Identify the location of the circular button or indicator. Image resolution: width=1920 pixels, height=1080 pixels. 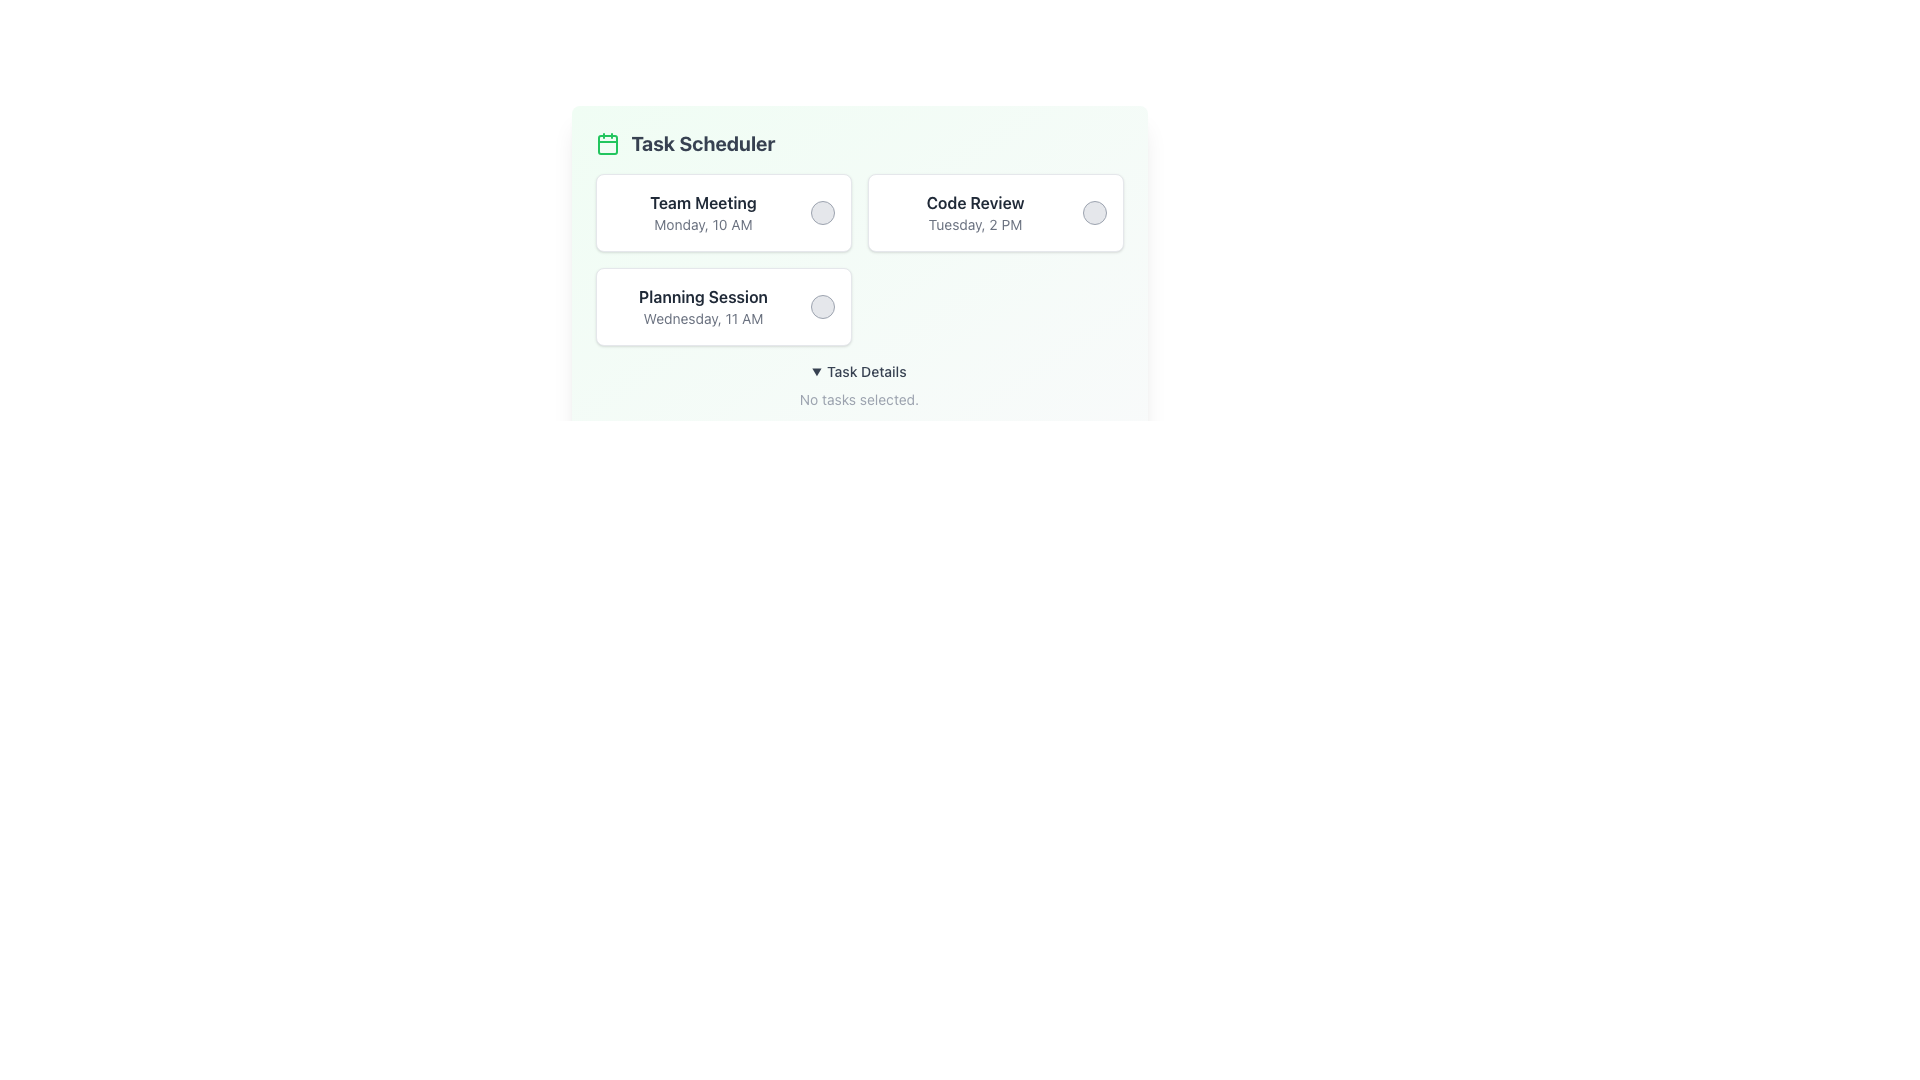
(822, 212).